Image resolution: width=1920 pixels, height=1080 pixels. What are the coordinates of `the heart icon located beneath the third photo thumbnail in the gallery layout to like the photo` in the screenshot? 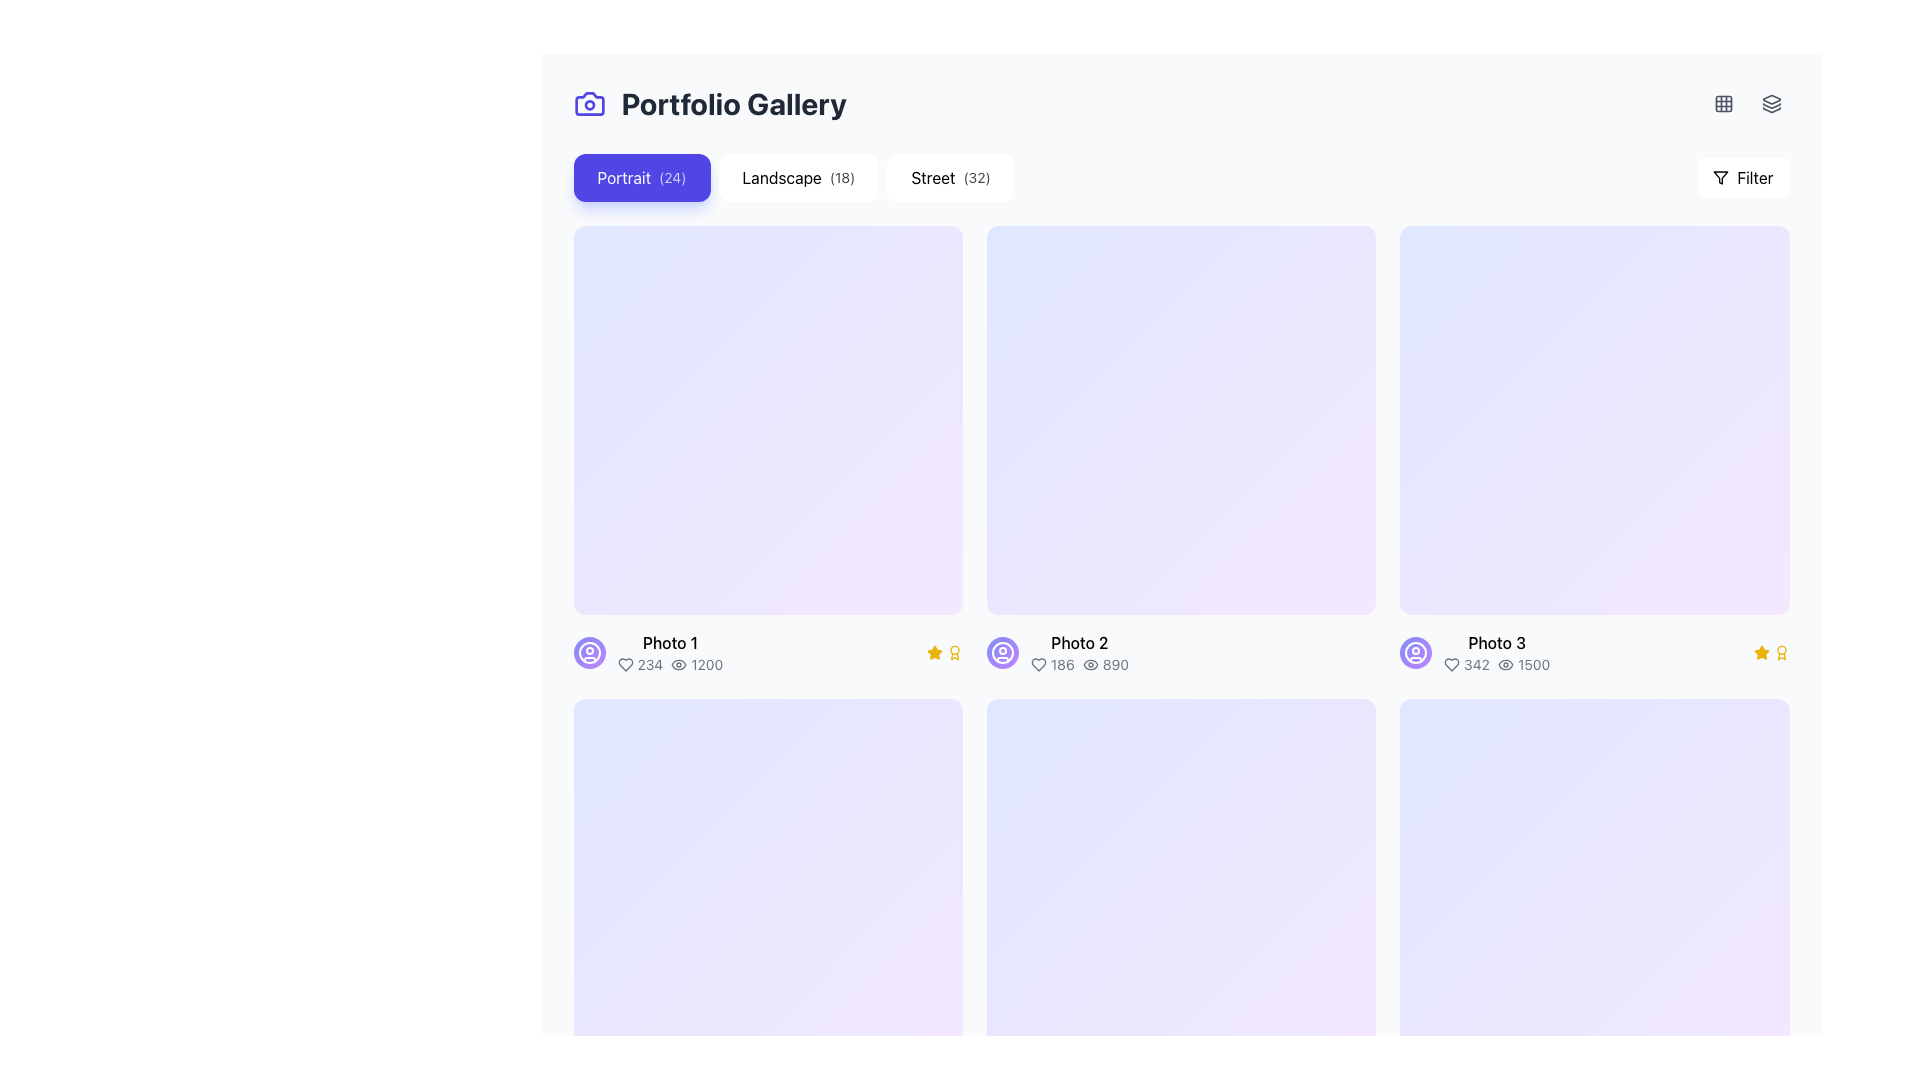 It's located at (1452, 665).